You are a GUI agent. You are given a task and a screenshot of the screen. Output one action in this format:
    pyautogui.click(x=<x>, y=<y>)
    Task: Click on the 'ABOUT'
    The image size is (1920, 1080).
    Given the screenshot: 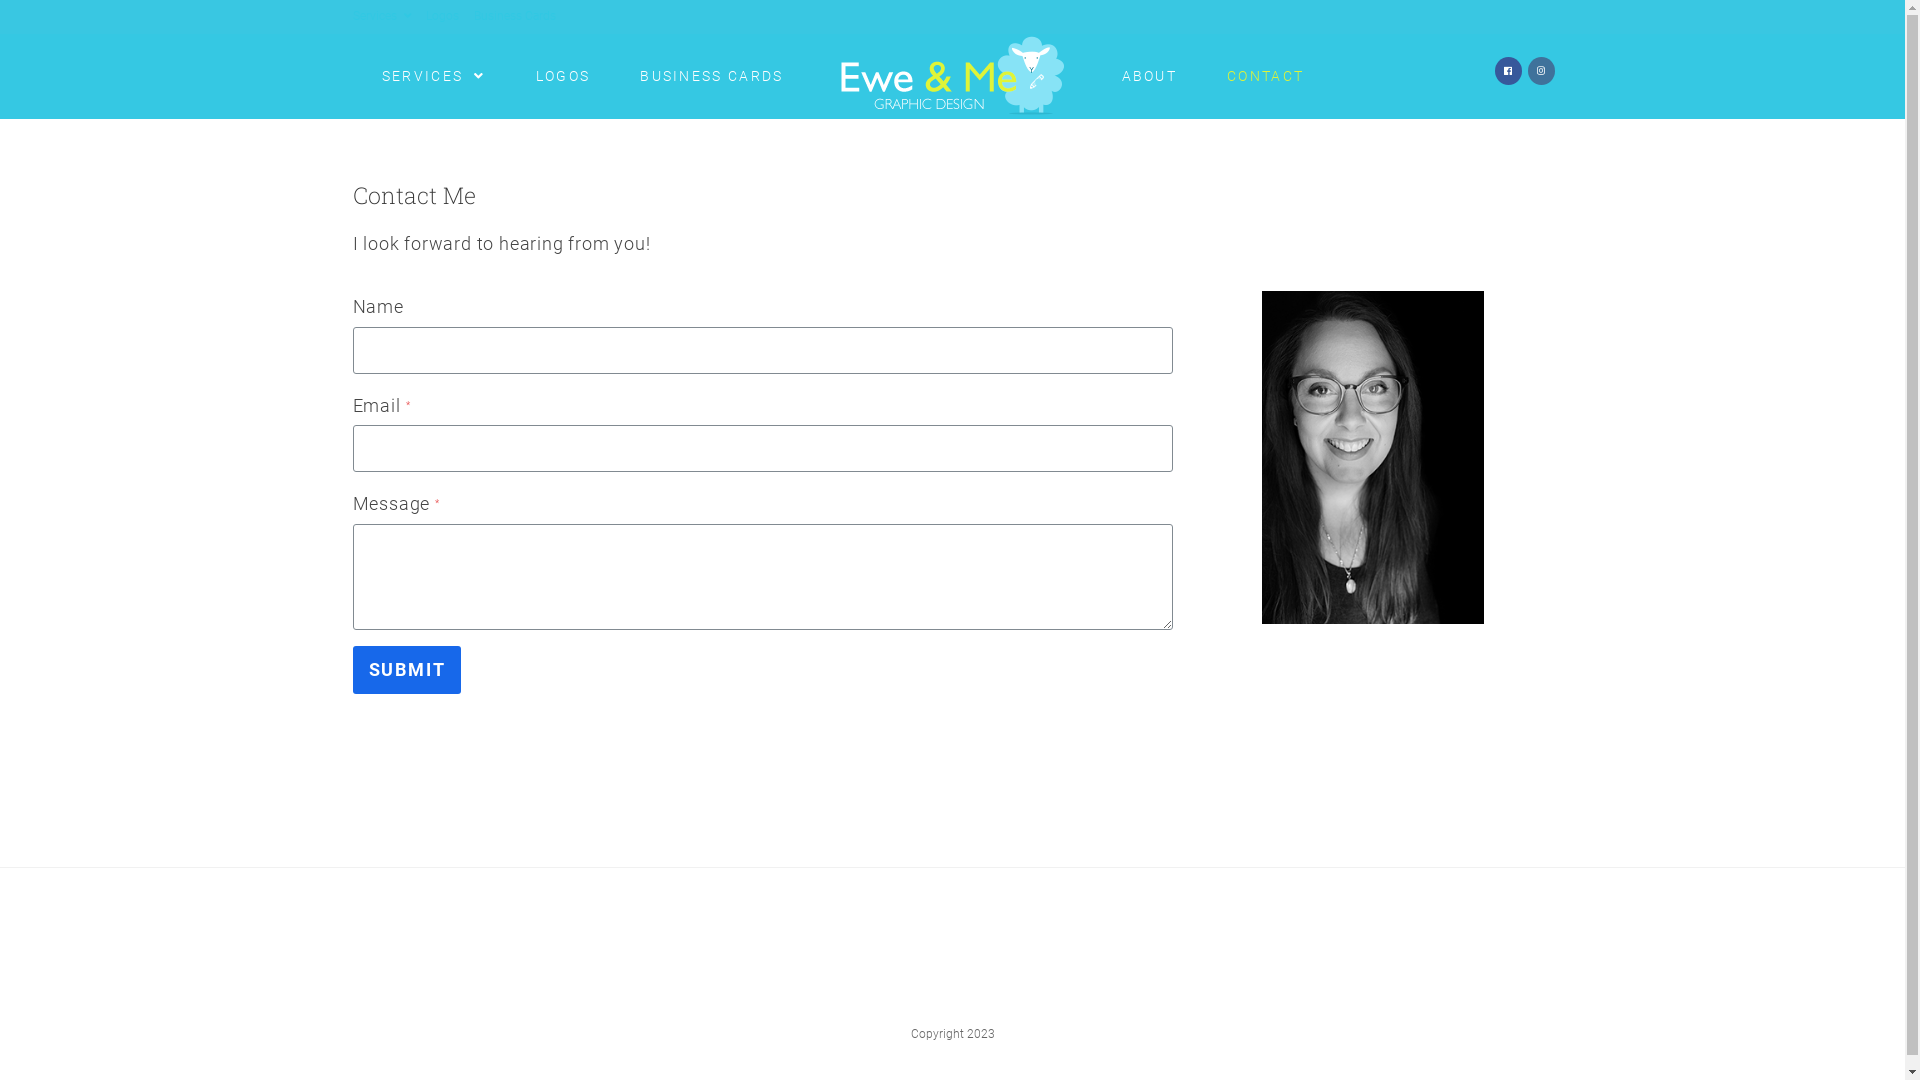 What is the action you would take?
    pyautogui.click(x=1148, y=75)
    